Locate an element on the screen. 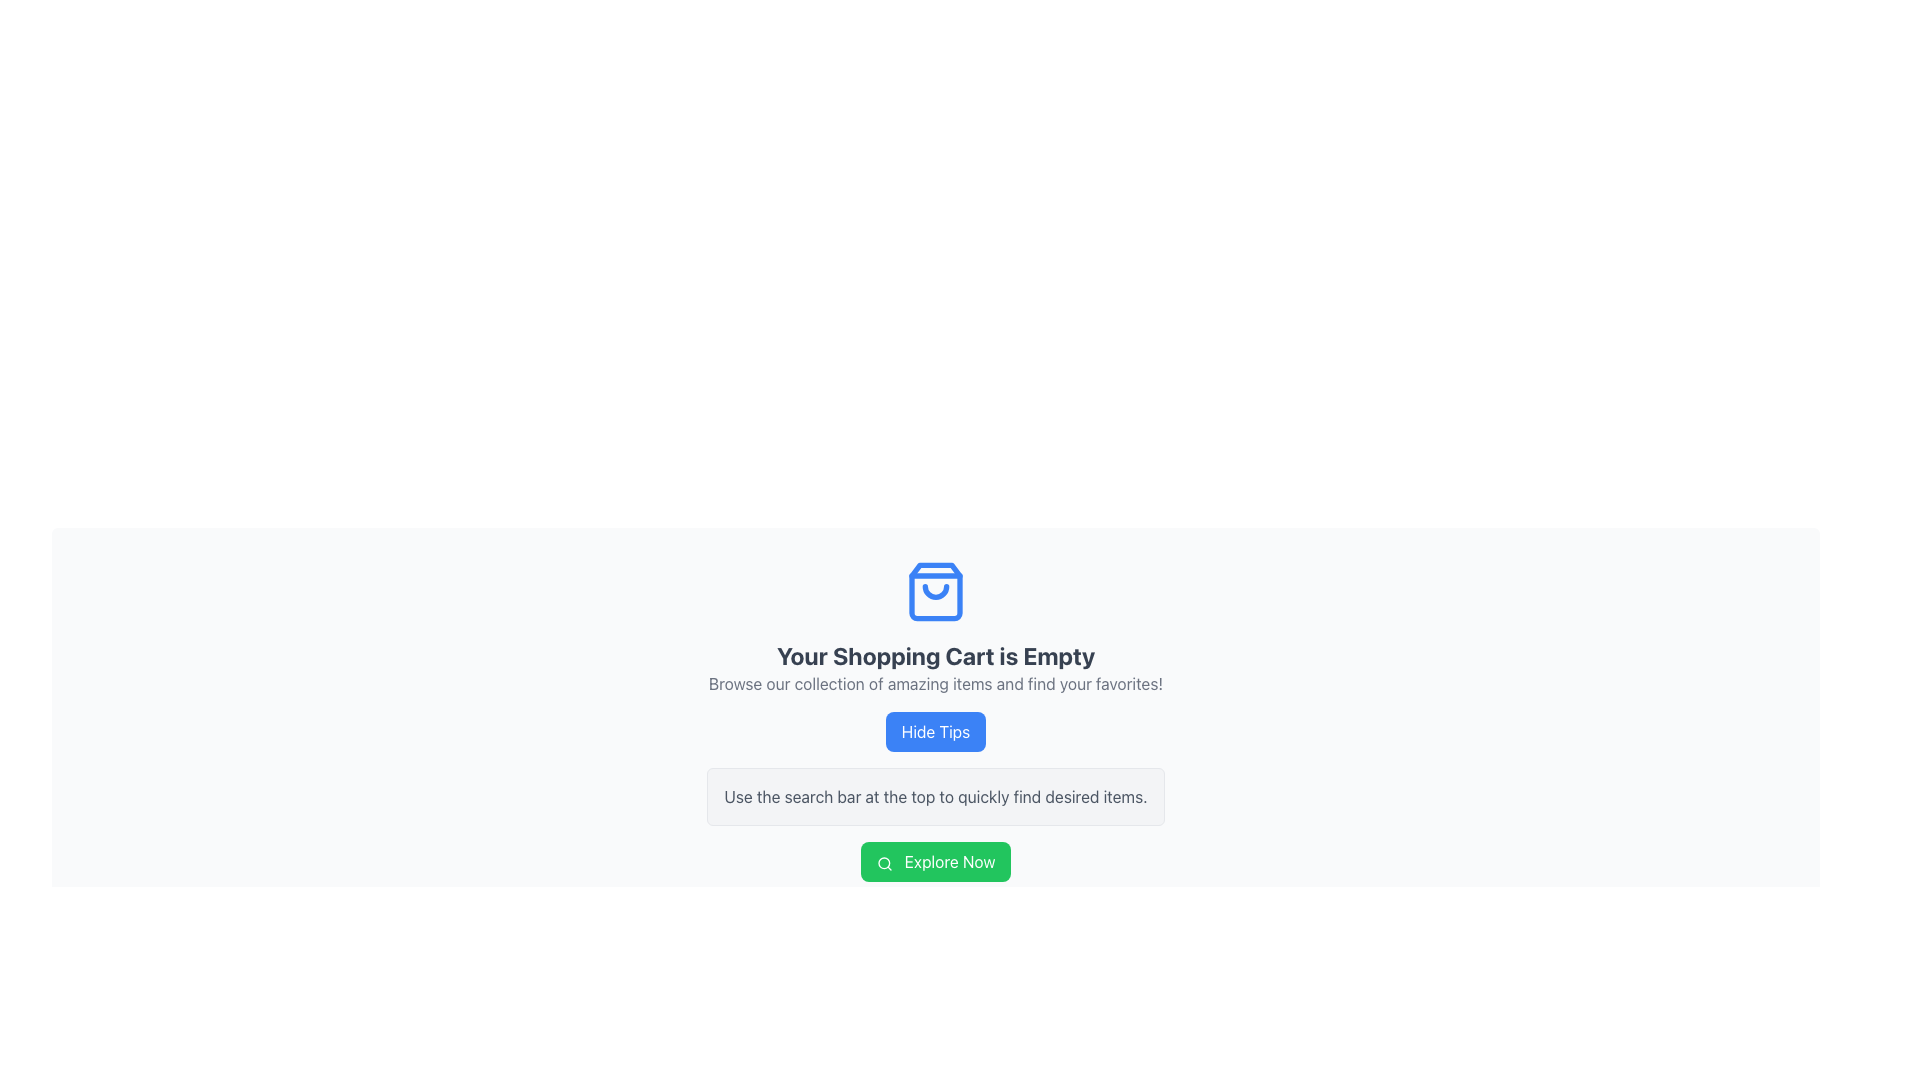  the text label indicating that the shopping cart is currently empty, which is positioned below the shopping bag icon and above the text starting with 'Browse our collection' is located at coordinates (935, 655).